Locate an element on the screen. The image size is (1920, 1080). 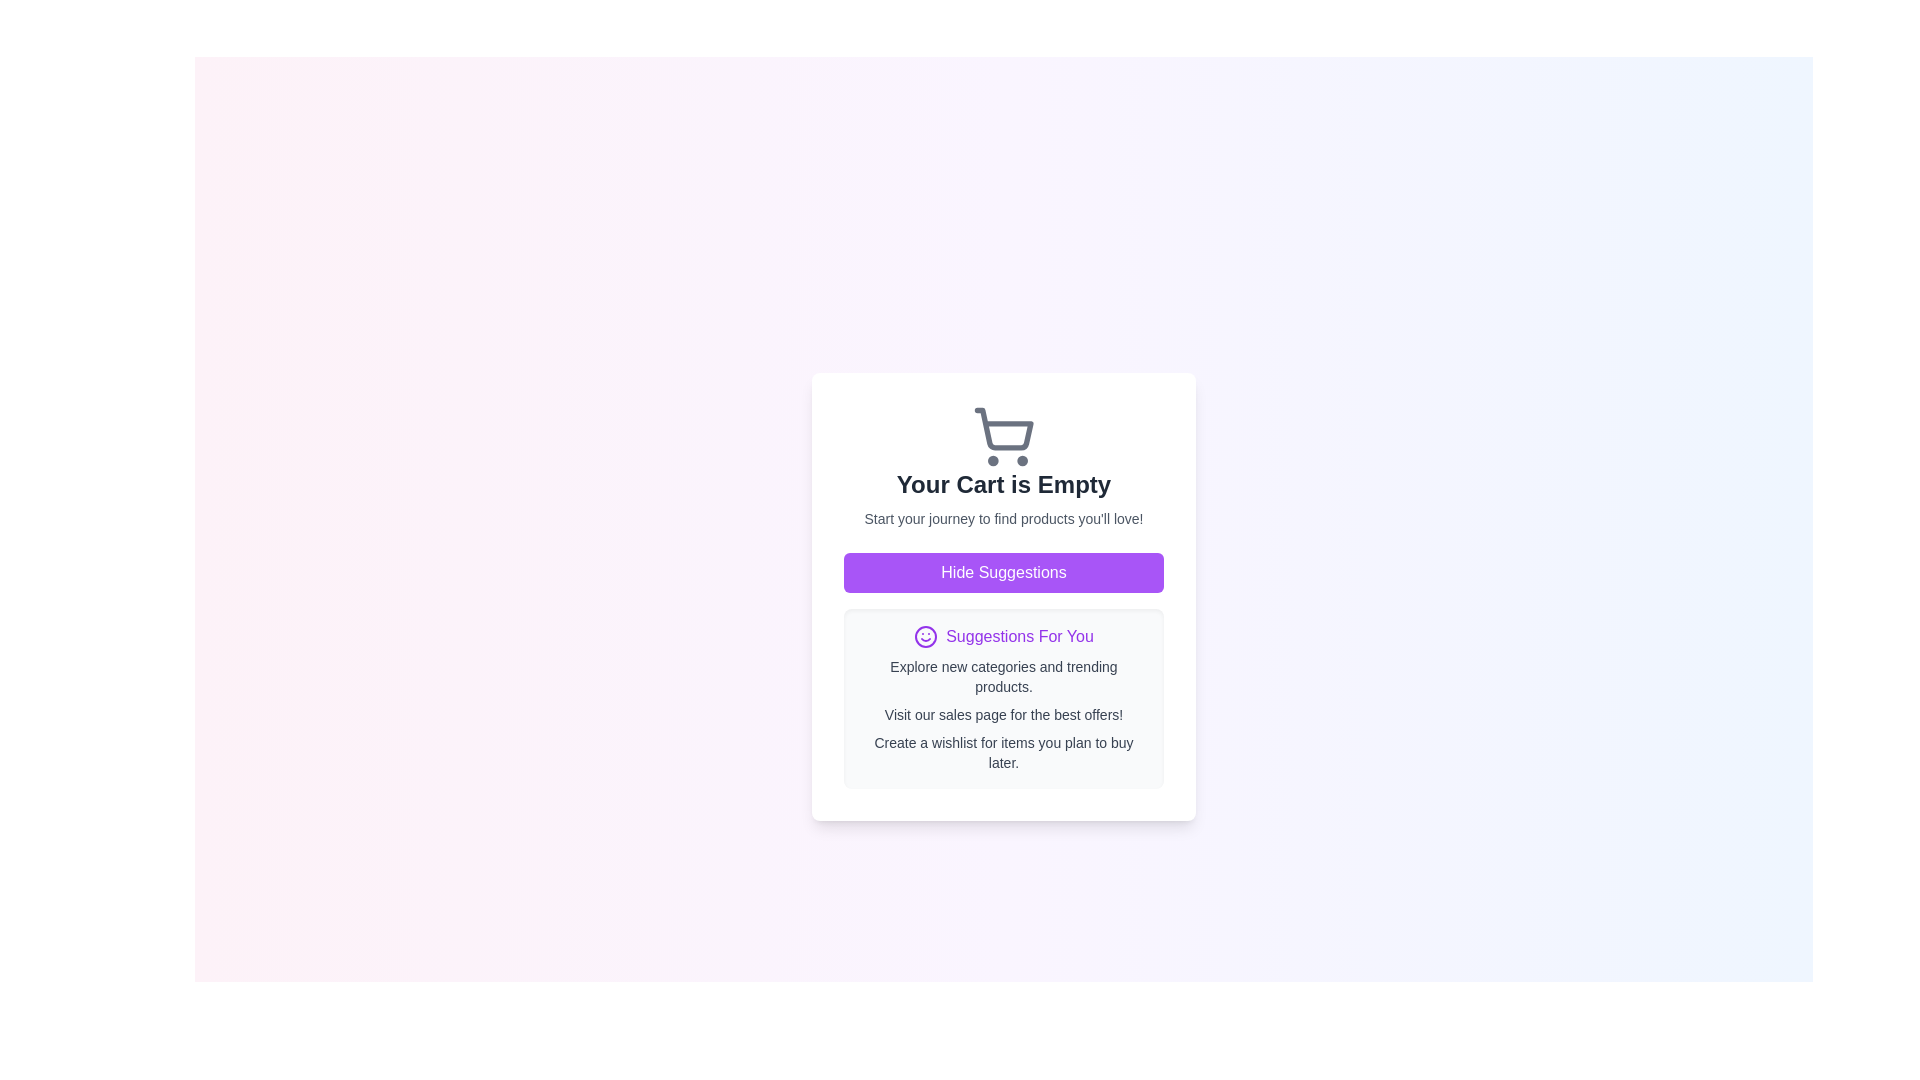
the shopping cart icon, which is gray and located at the top of the text block that says 'Your Cart is Empty.' is located at coordinates (1003, 435).